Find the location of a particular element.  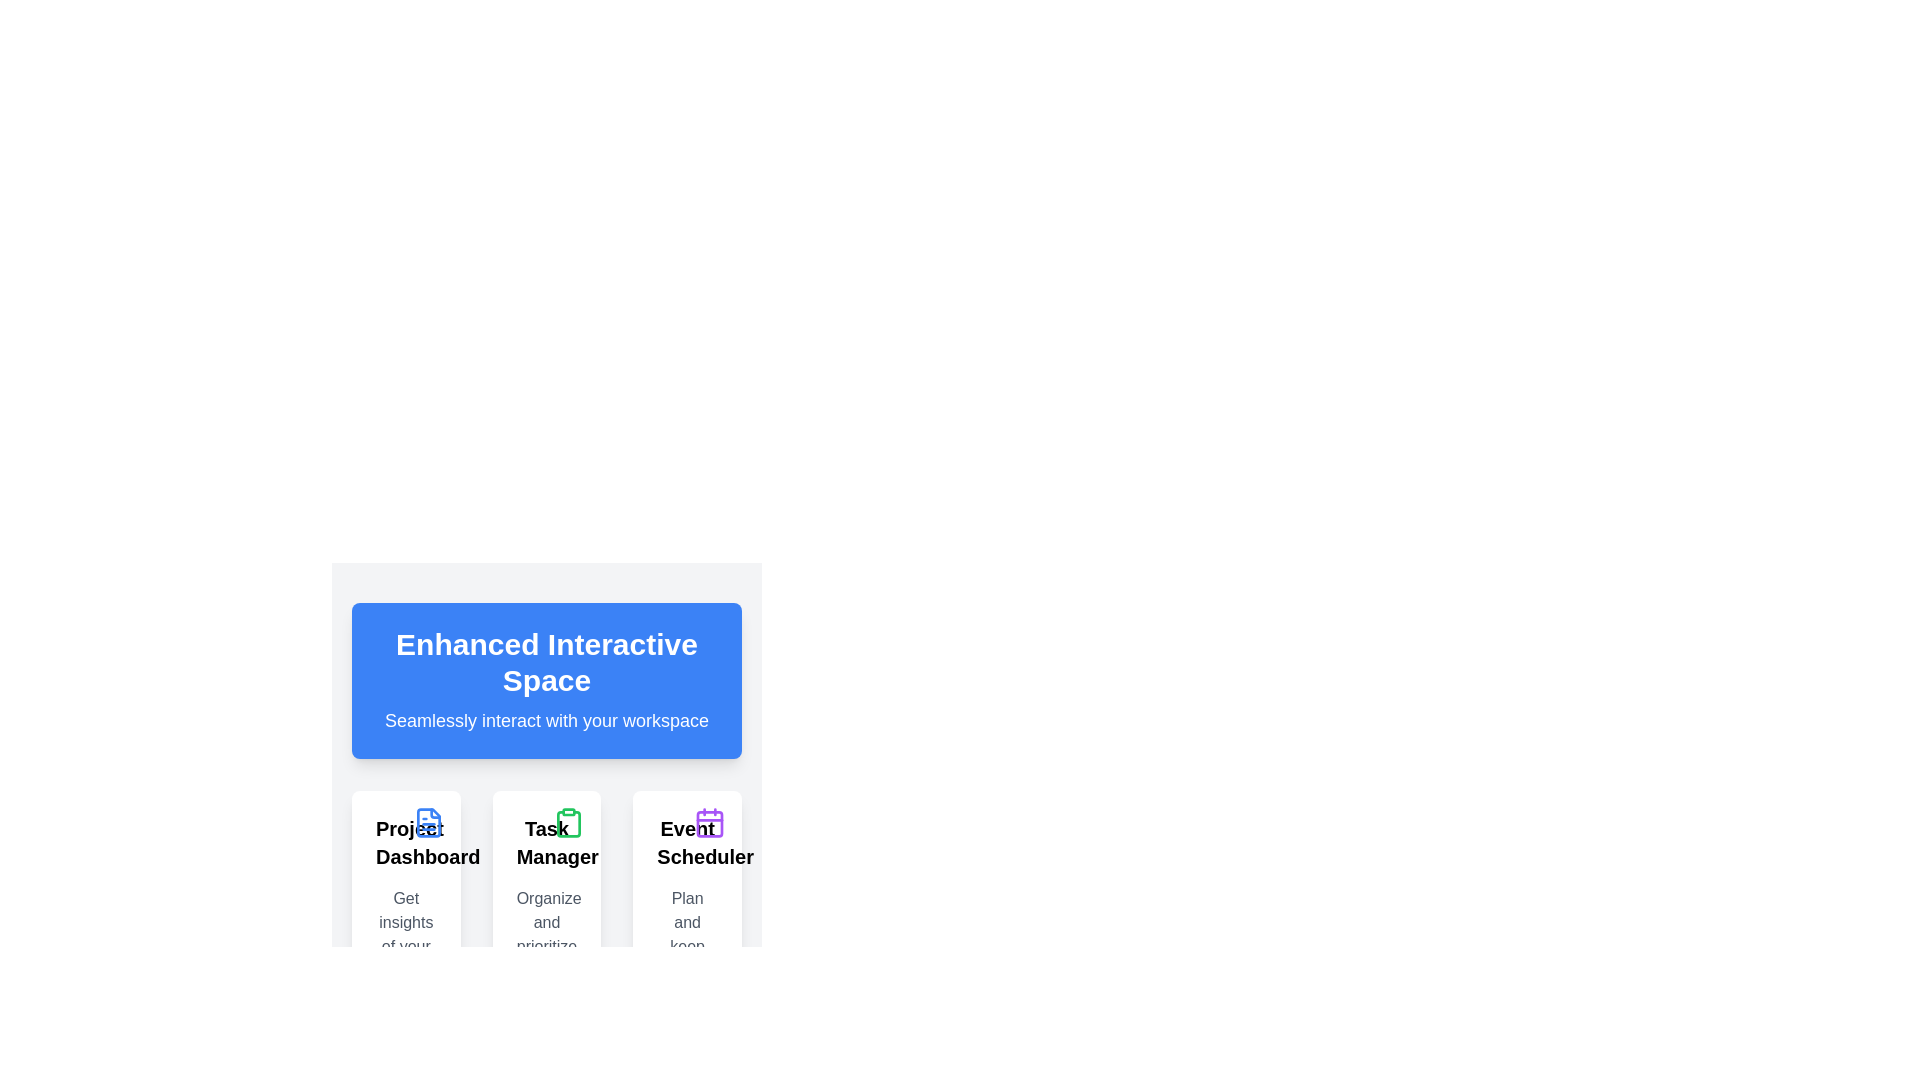

the file or text-related icon in the top-right corner of the 'Project Dashboard' card is located at coordinates (427, 822).